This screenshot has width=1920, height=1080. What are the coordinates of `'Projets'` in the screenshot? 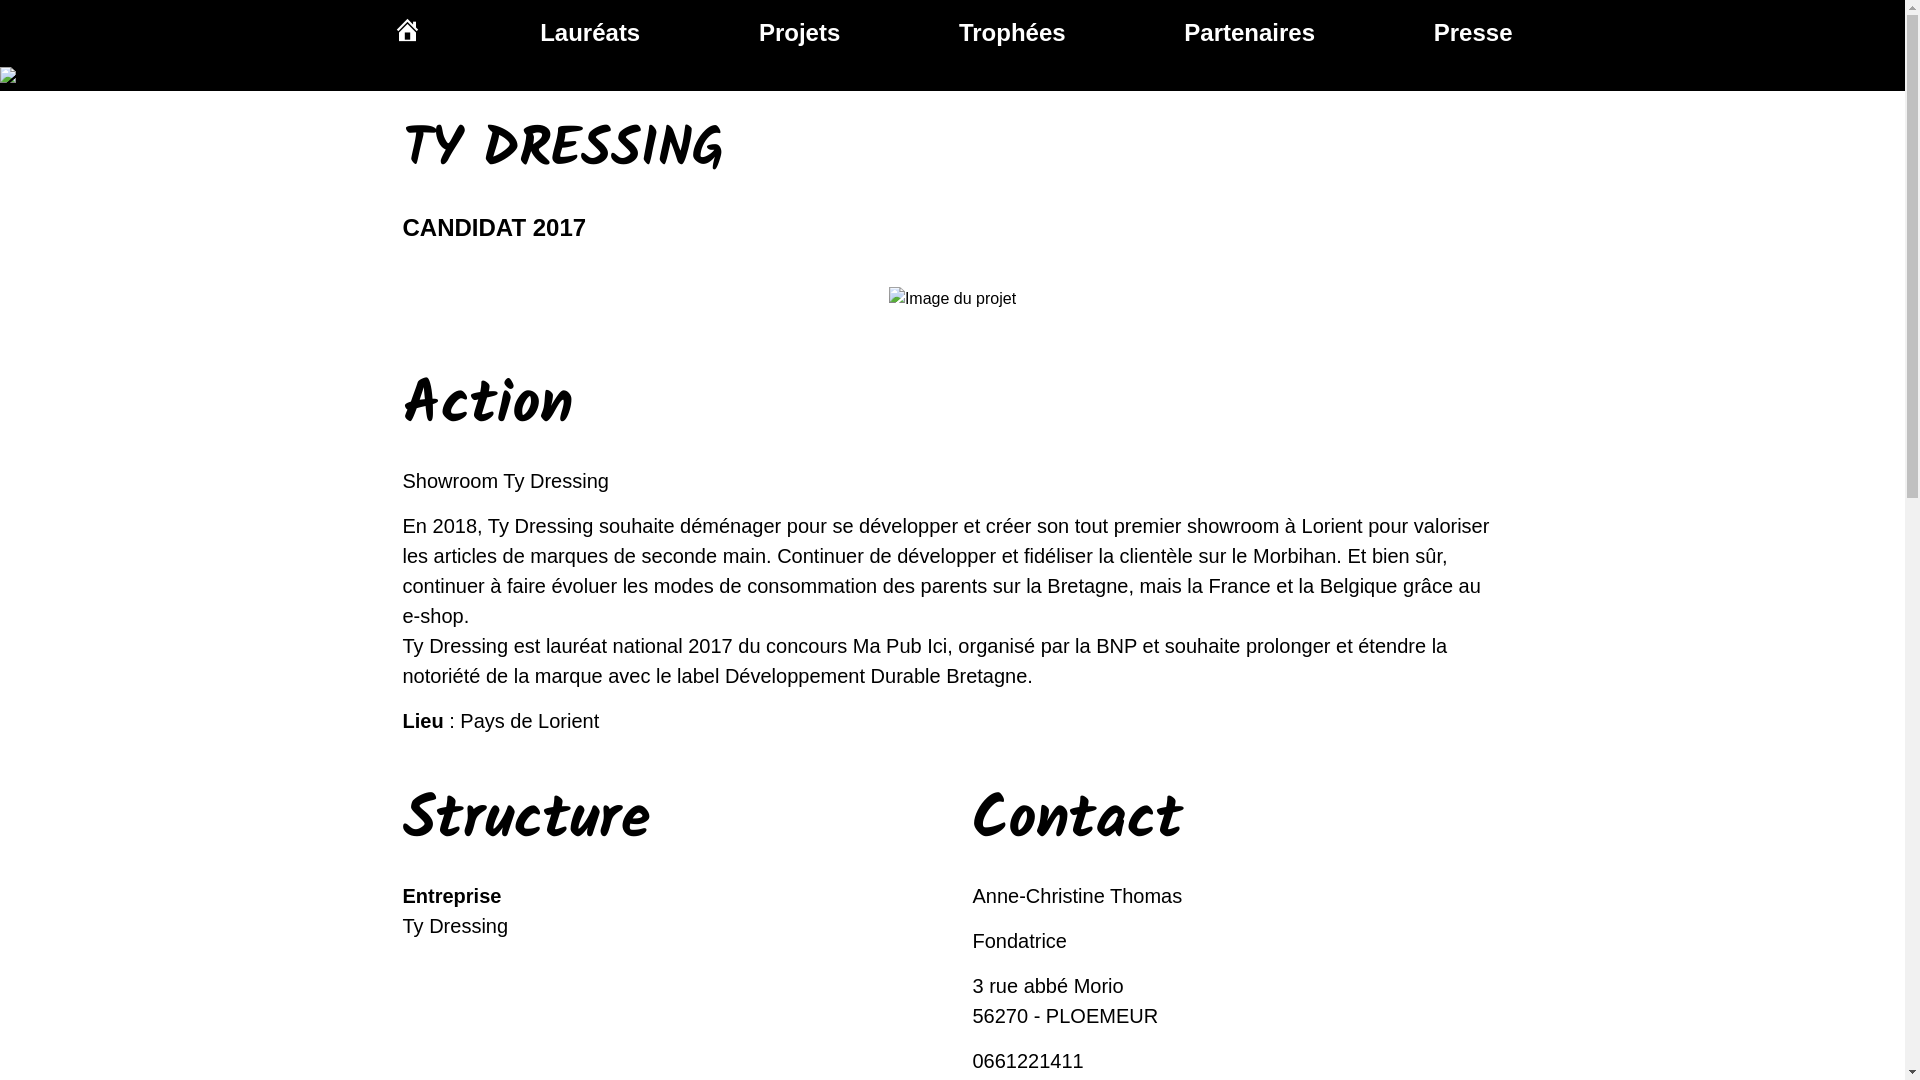 It's located at (798, 32).